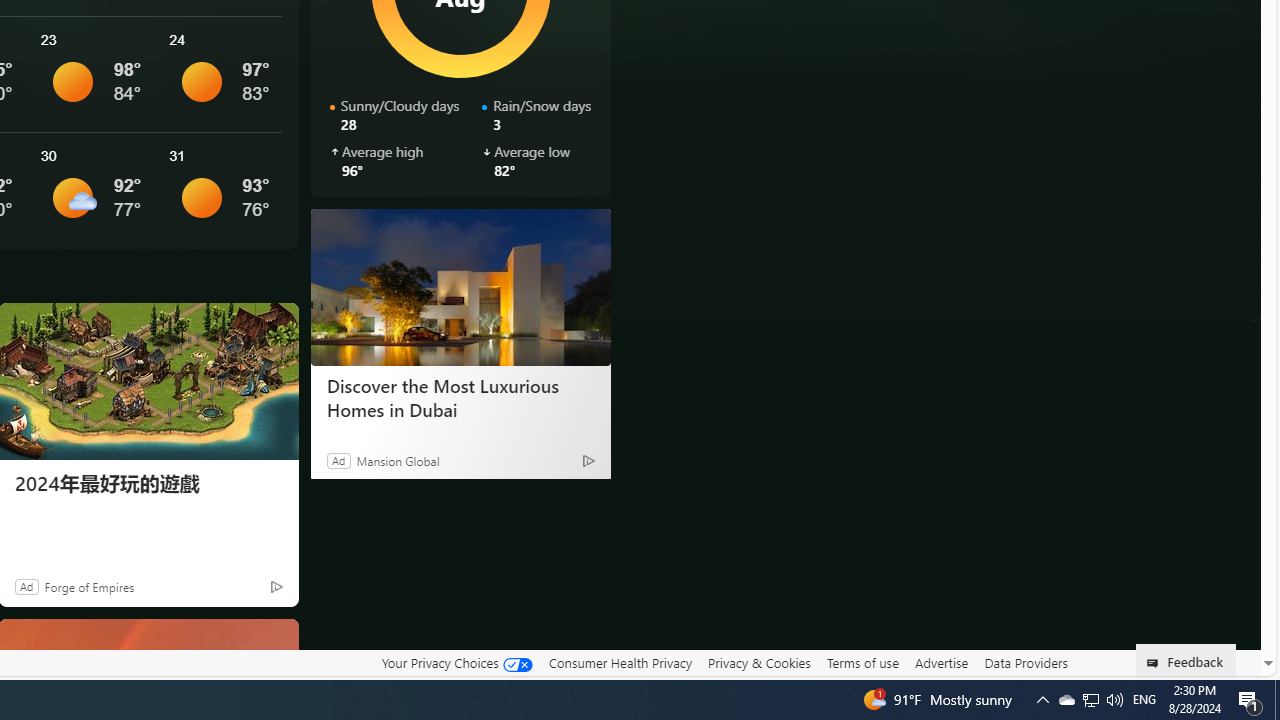 The width and height of the screenshot is (1280, 720). What do you see at coordinates (758, 663) in the screenshot?
I see `'Privacy & Cookies'` at bounding box center [758, 663].